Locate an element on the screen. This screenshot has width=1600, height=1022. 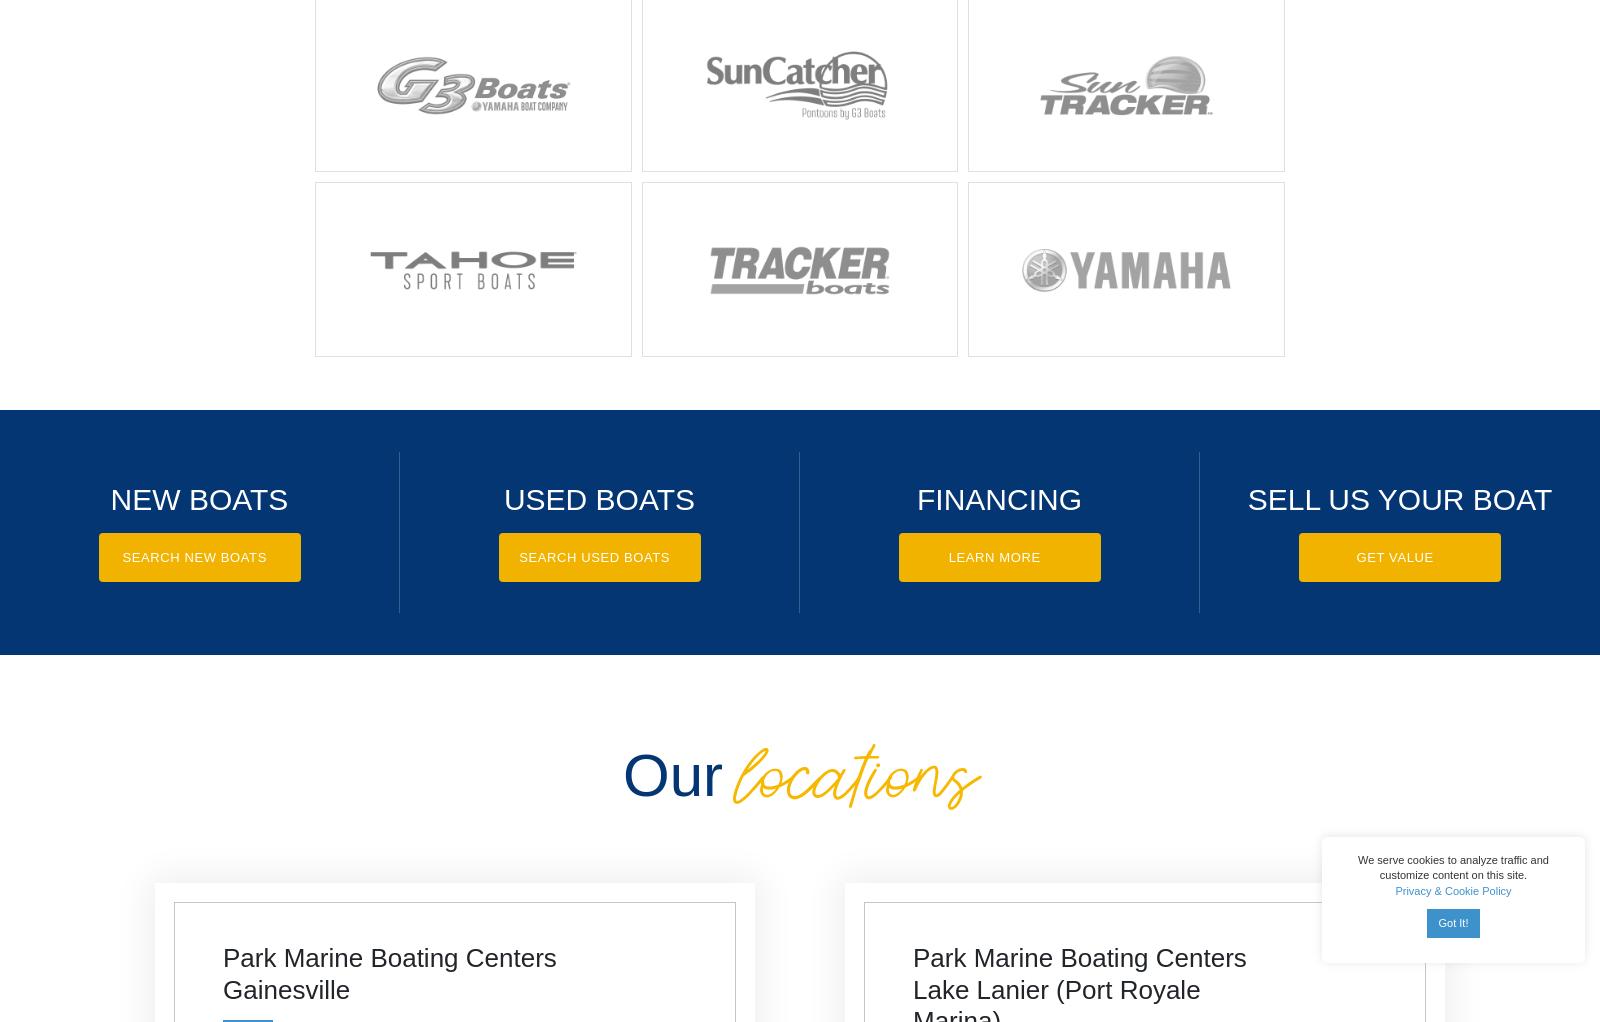
'Got It!' is located at coordinates (1452, 922).